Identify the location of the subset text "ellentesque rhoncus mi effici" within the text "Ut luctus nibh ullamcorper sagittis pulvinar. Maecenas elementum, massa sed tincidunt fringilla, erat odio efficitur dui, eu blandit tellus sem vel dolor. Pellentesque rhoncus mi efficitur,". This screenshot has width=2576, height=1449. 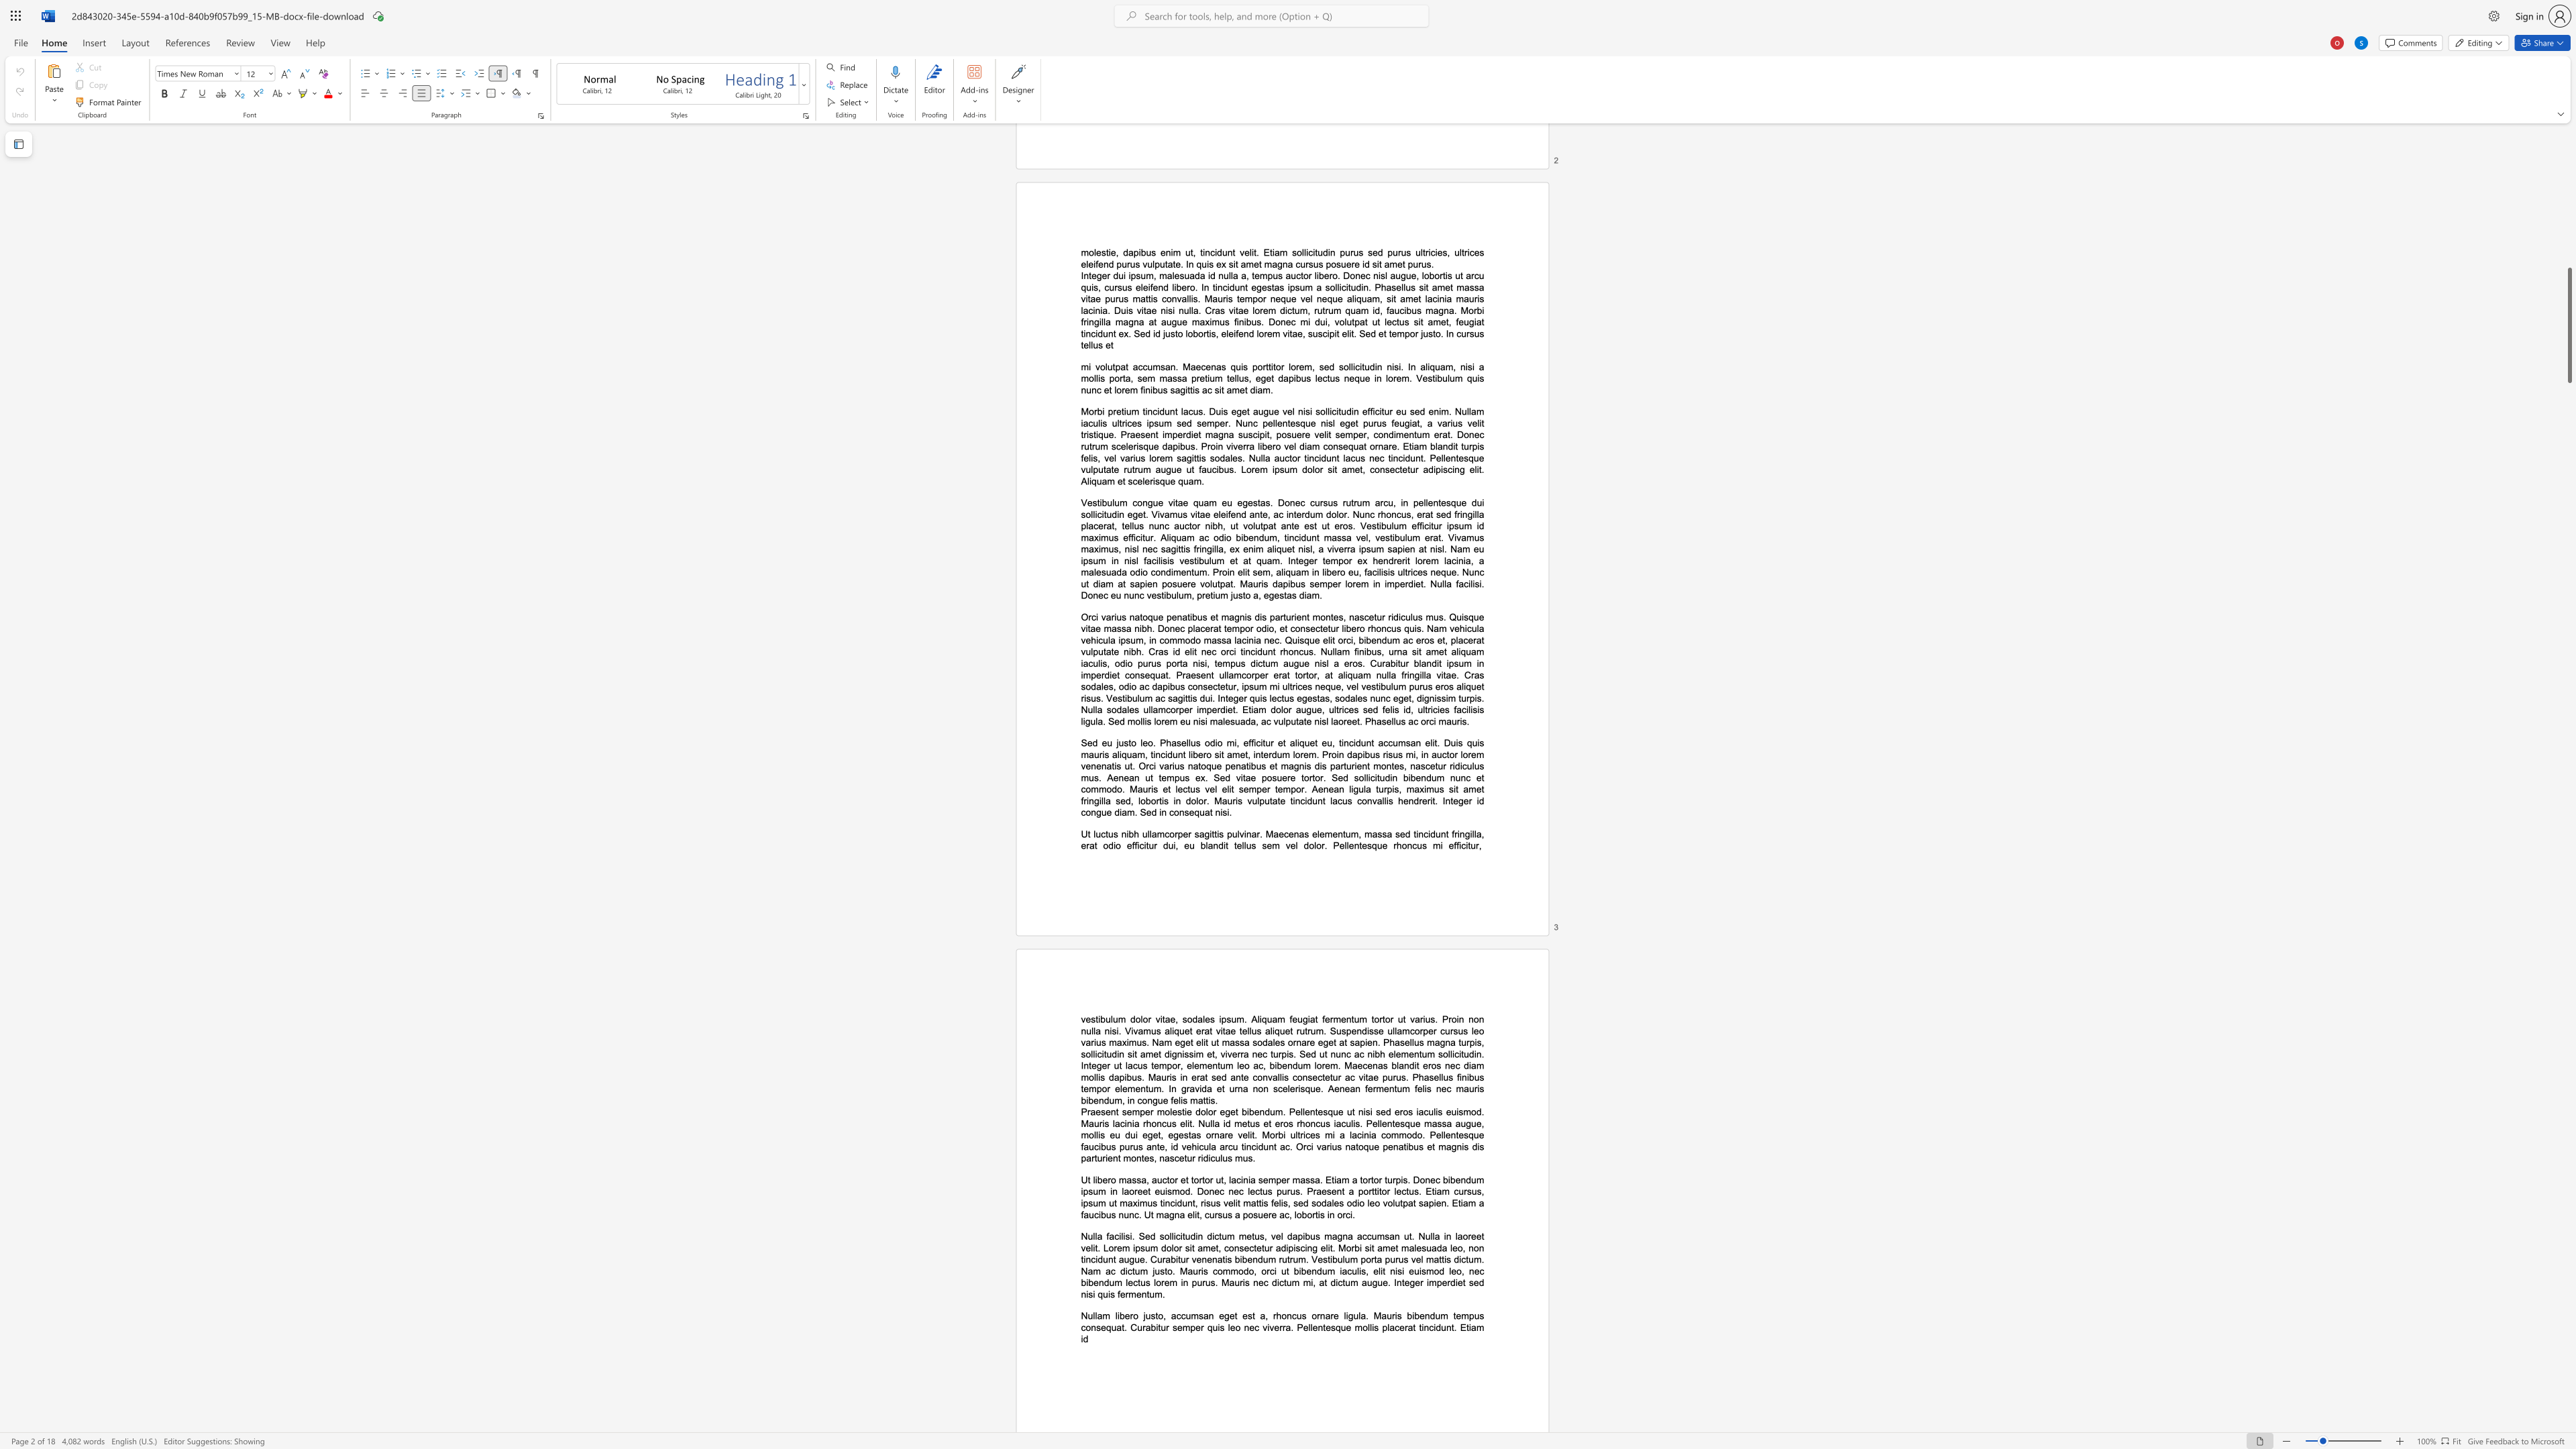
(1339, 846).